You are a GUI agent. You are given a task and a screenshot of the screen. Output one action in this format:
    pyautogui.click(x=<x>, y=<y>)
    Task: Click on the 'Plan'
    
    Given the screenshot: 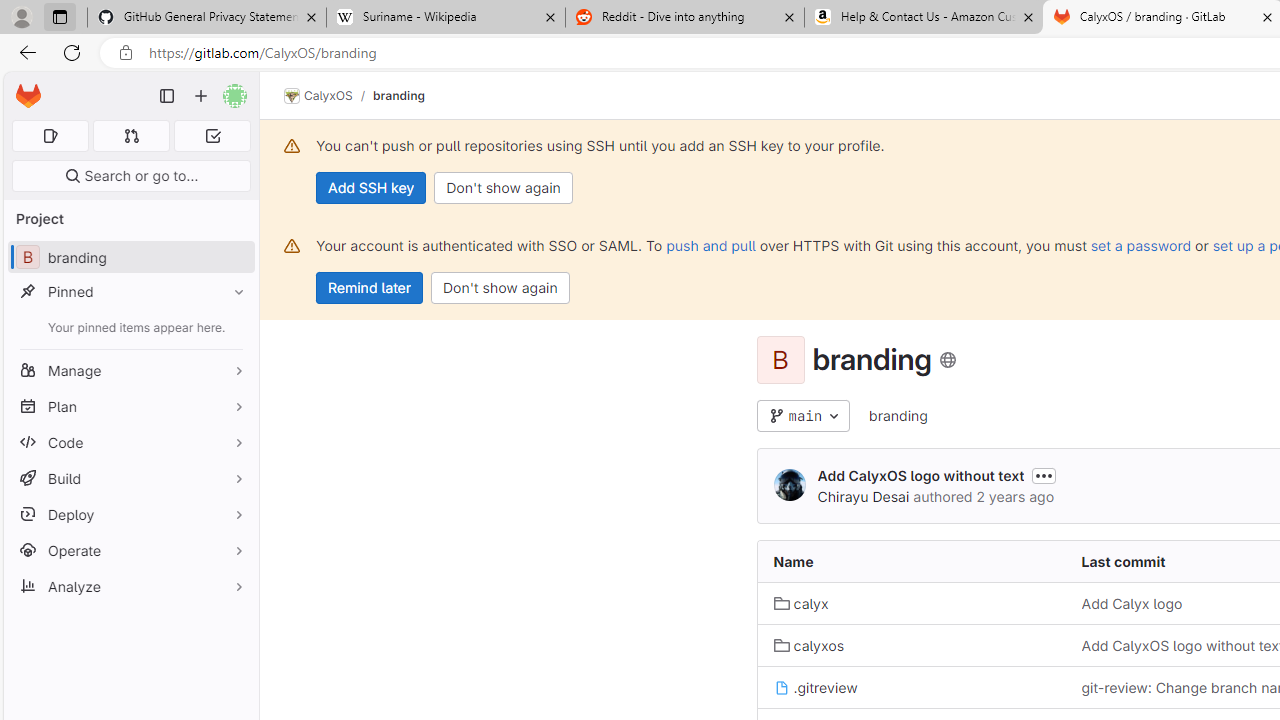 What is the action you would take?
    pyautogui.click(x=130, y=405)
    